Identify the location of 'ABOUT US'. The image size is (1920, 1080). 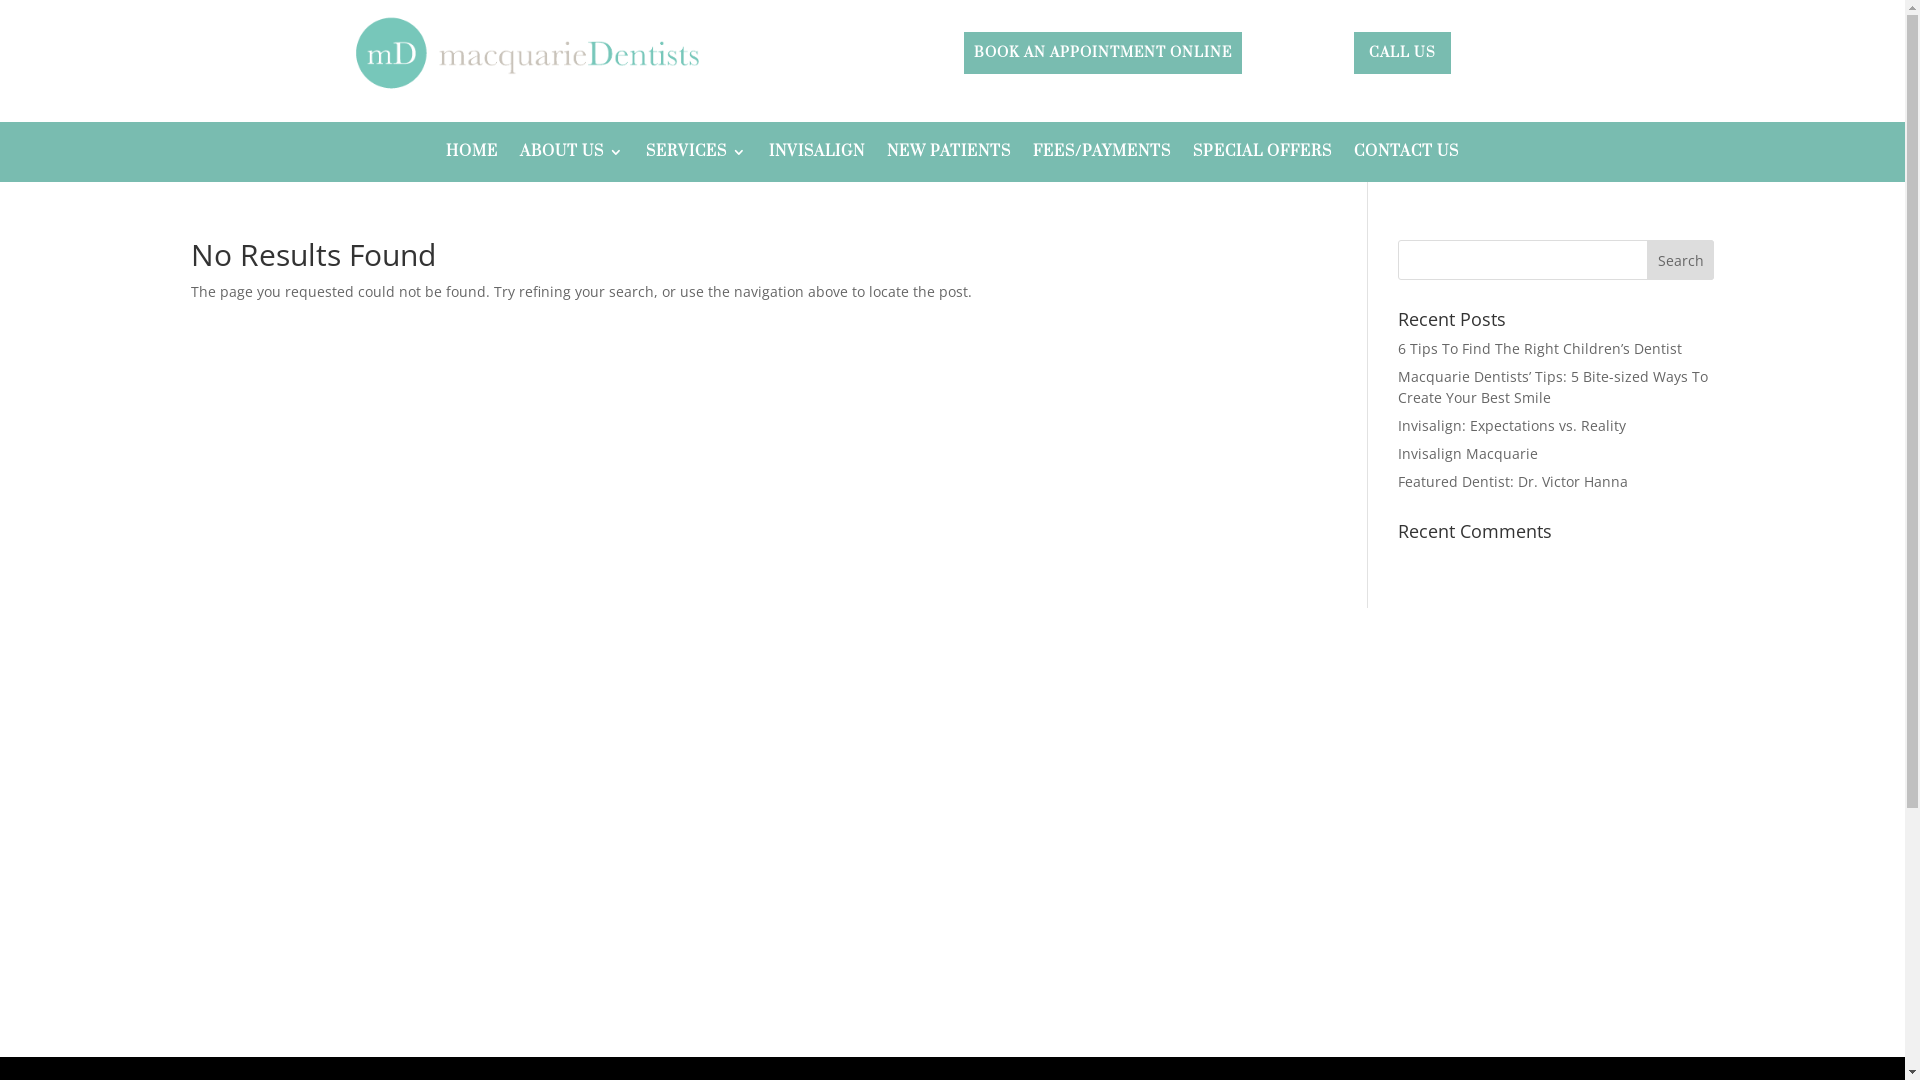
(519, 154).